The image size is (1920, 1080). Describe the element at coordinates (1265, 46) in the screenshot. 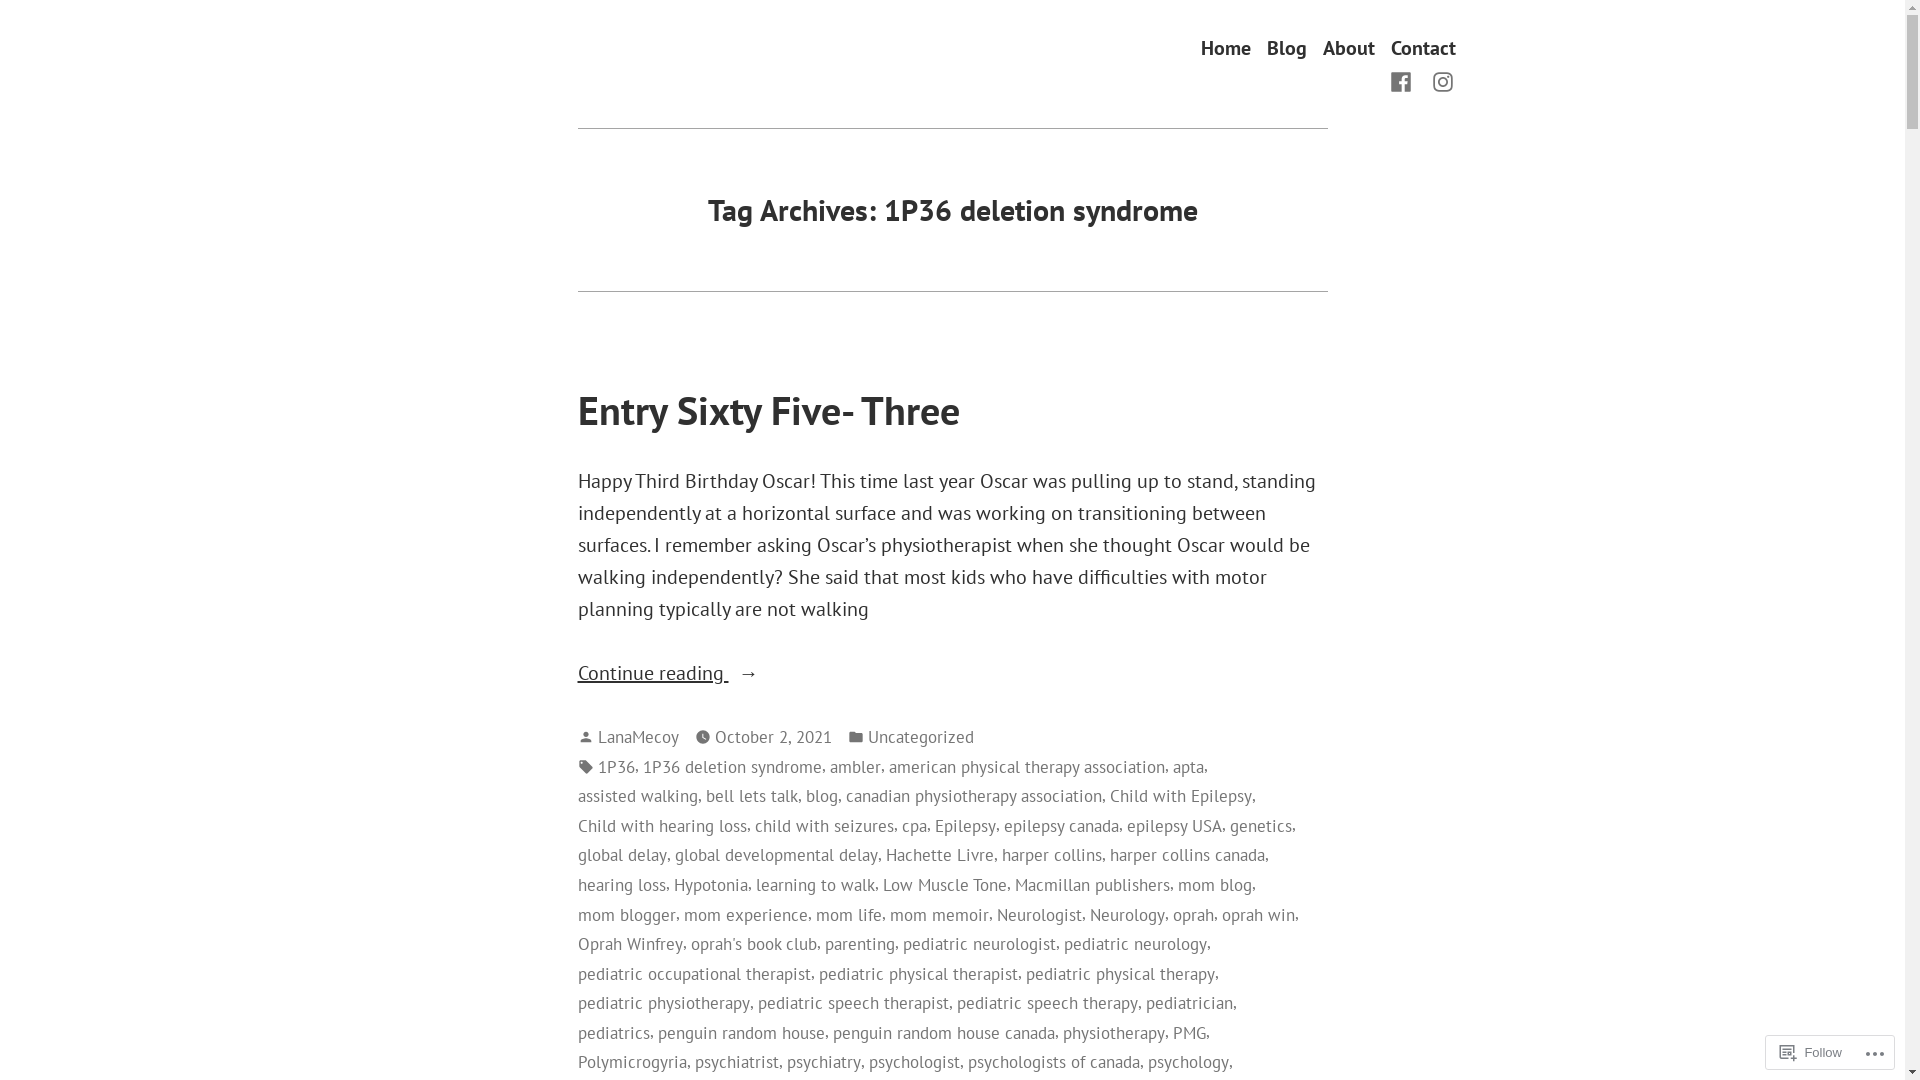

I see `'Blog'` at that location.